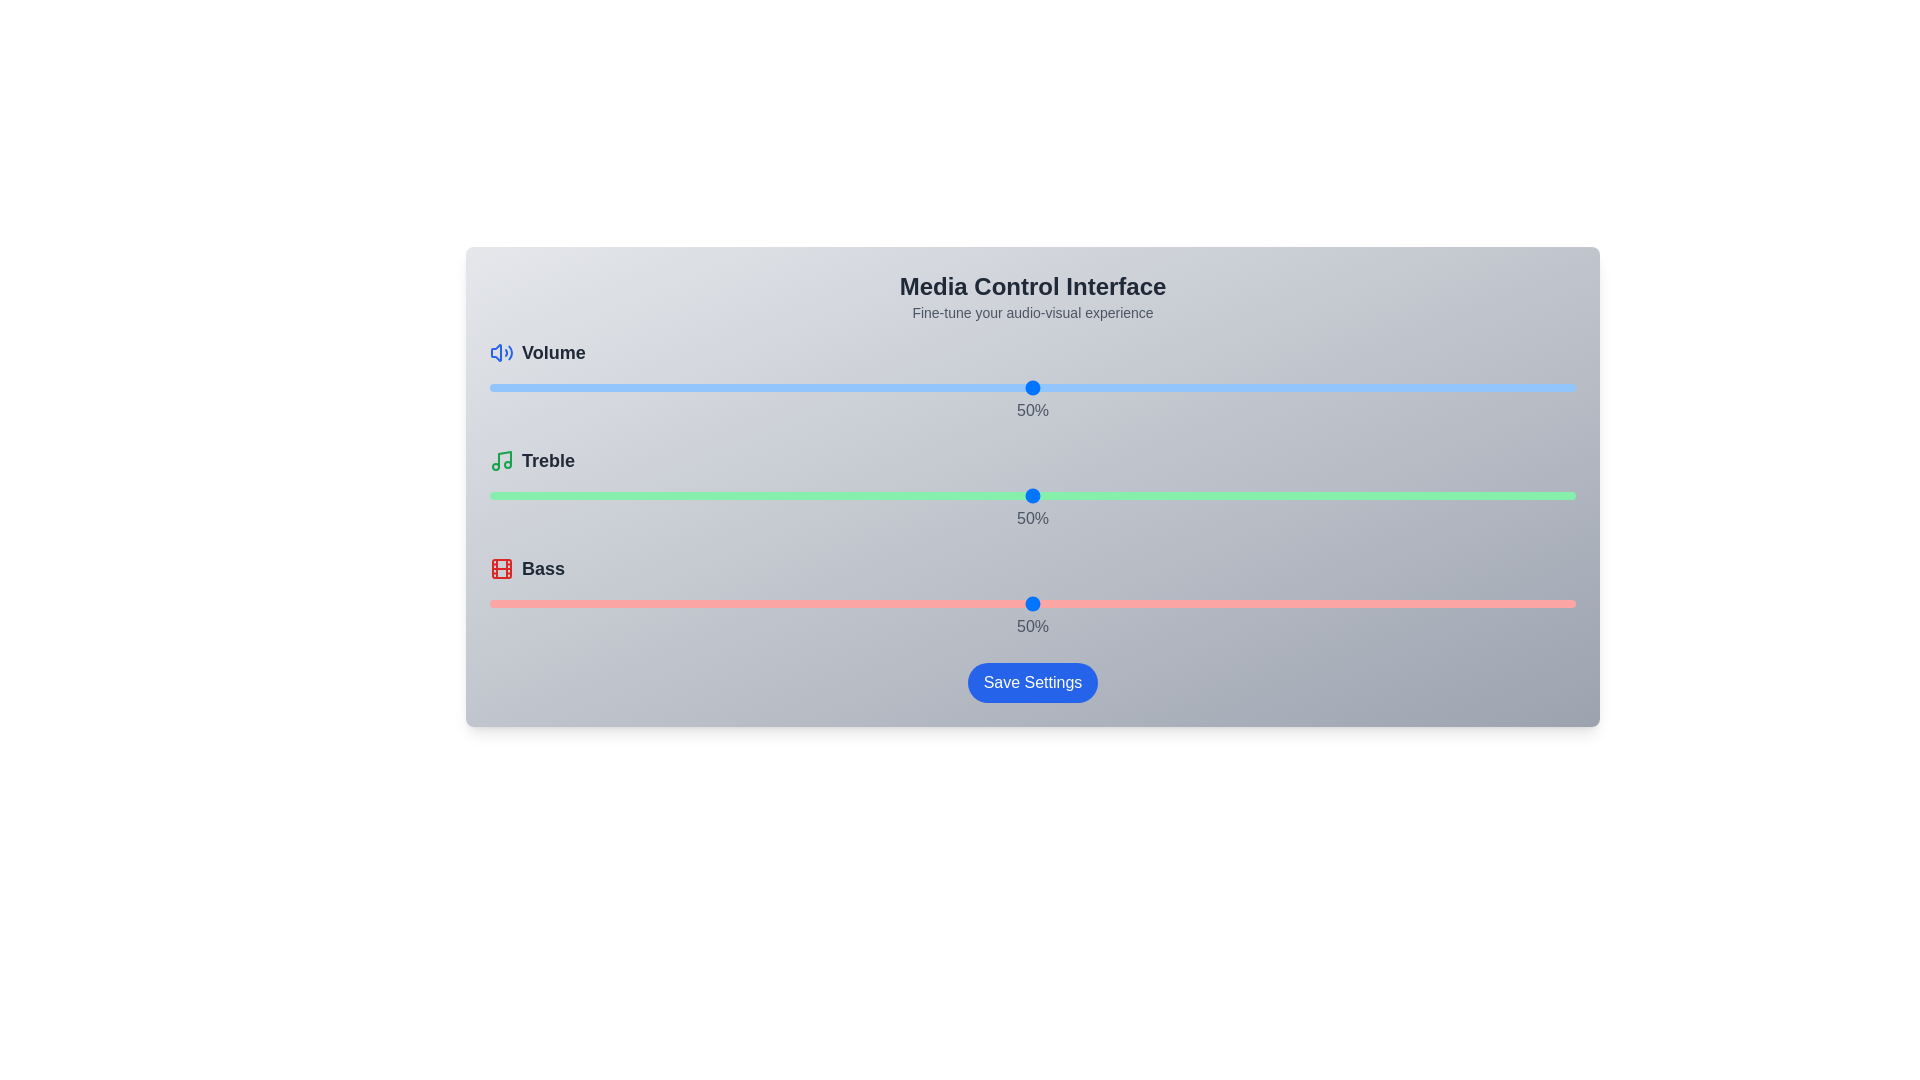  Describe the element at coordinates (1032, 410) in the screenshot. I see `the text label that displays the percentage level of the volume setting, which is positioned below the horizontal blue progress bar and aligned horizontally centered with the bar` at that location.